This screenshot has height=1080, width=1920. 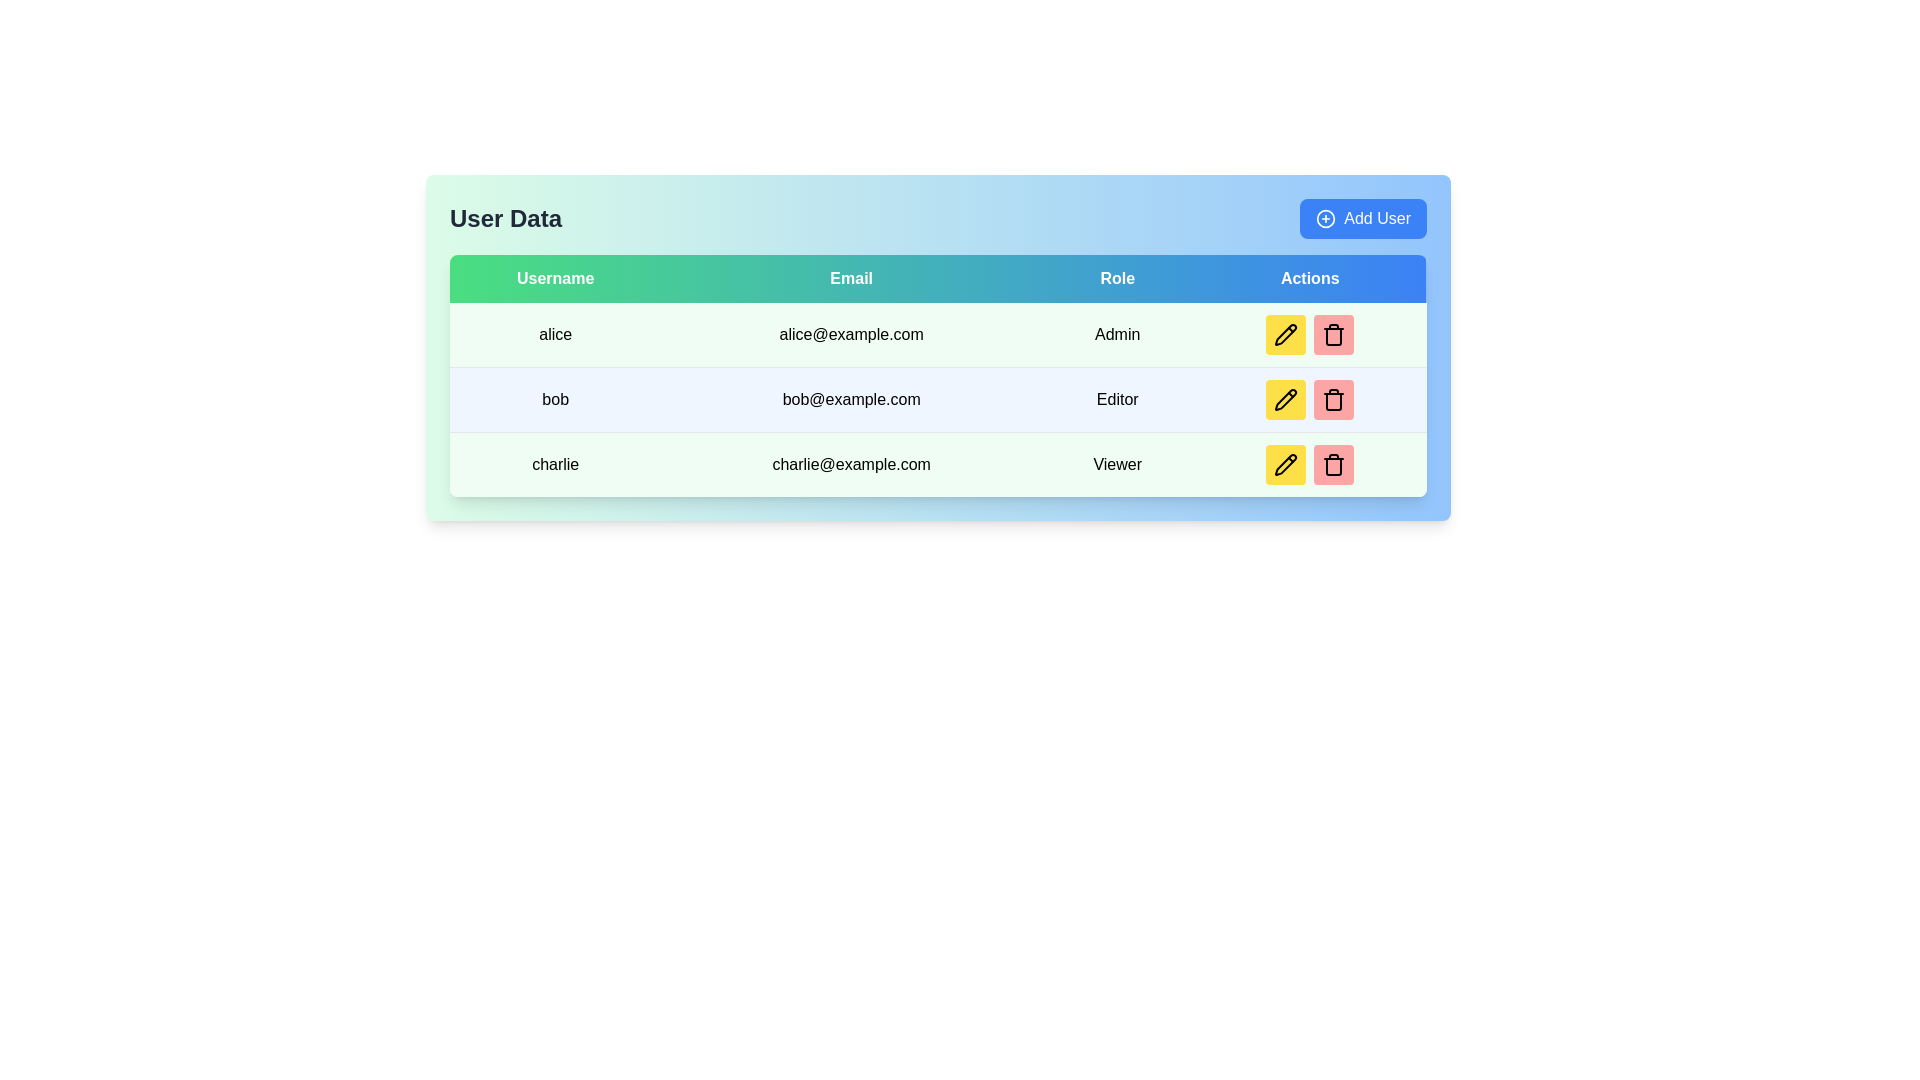 What do you see at coordinates (1326, 219) in the screenshot?
I see `the 'Add User' icon located to the left of the 'Add User' text within the button` at bounding box center [1326, 219].